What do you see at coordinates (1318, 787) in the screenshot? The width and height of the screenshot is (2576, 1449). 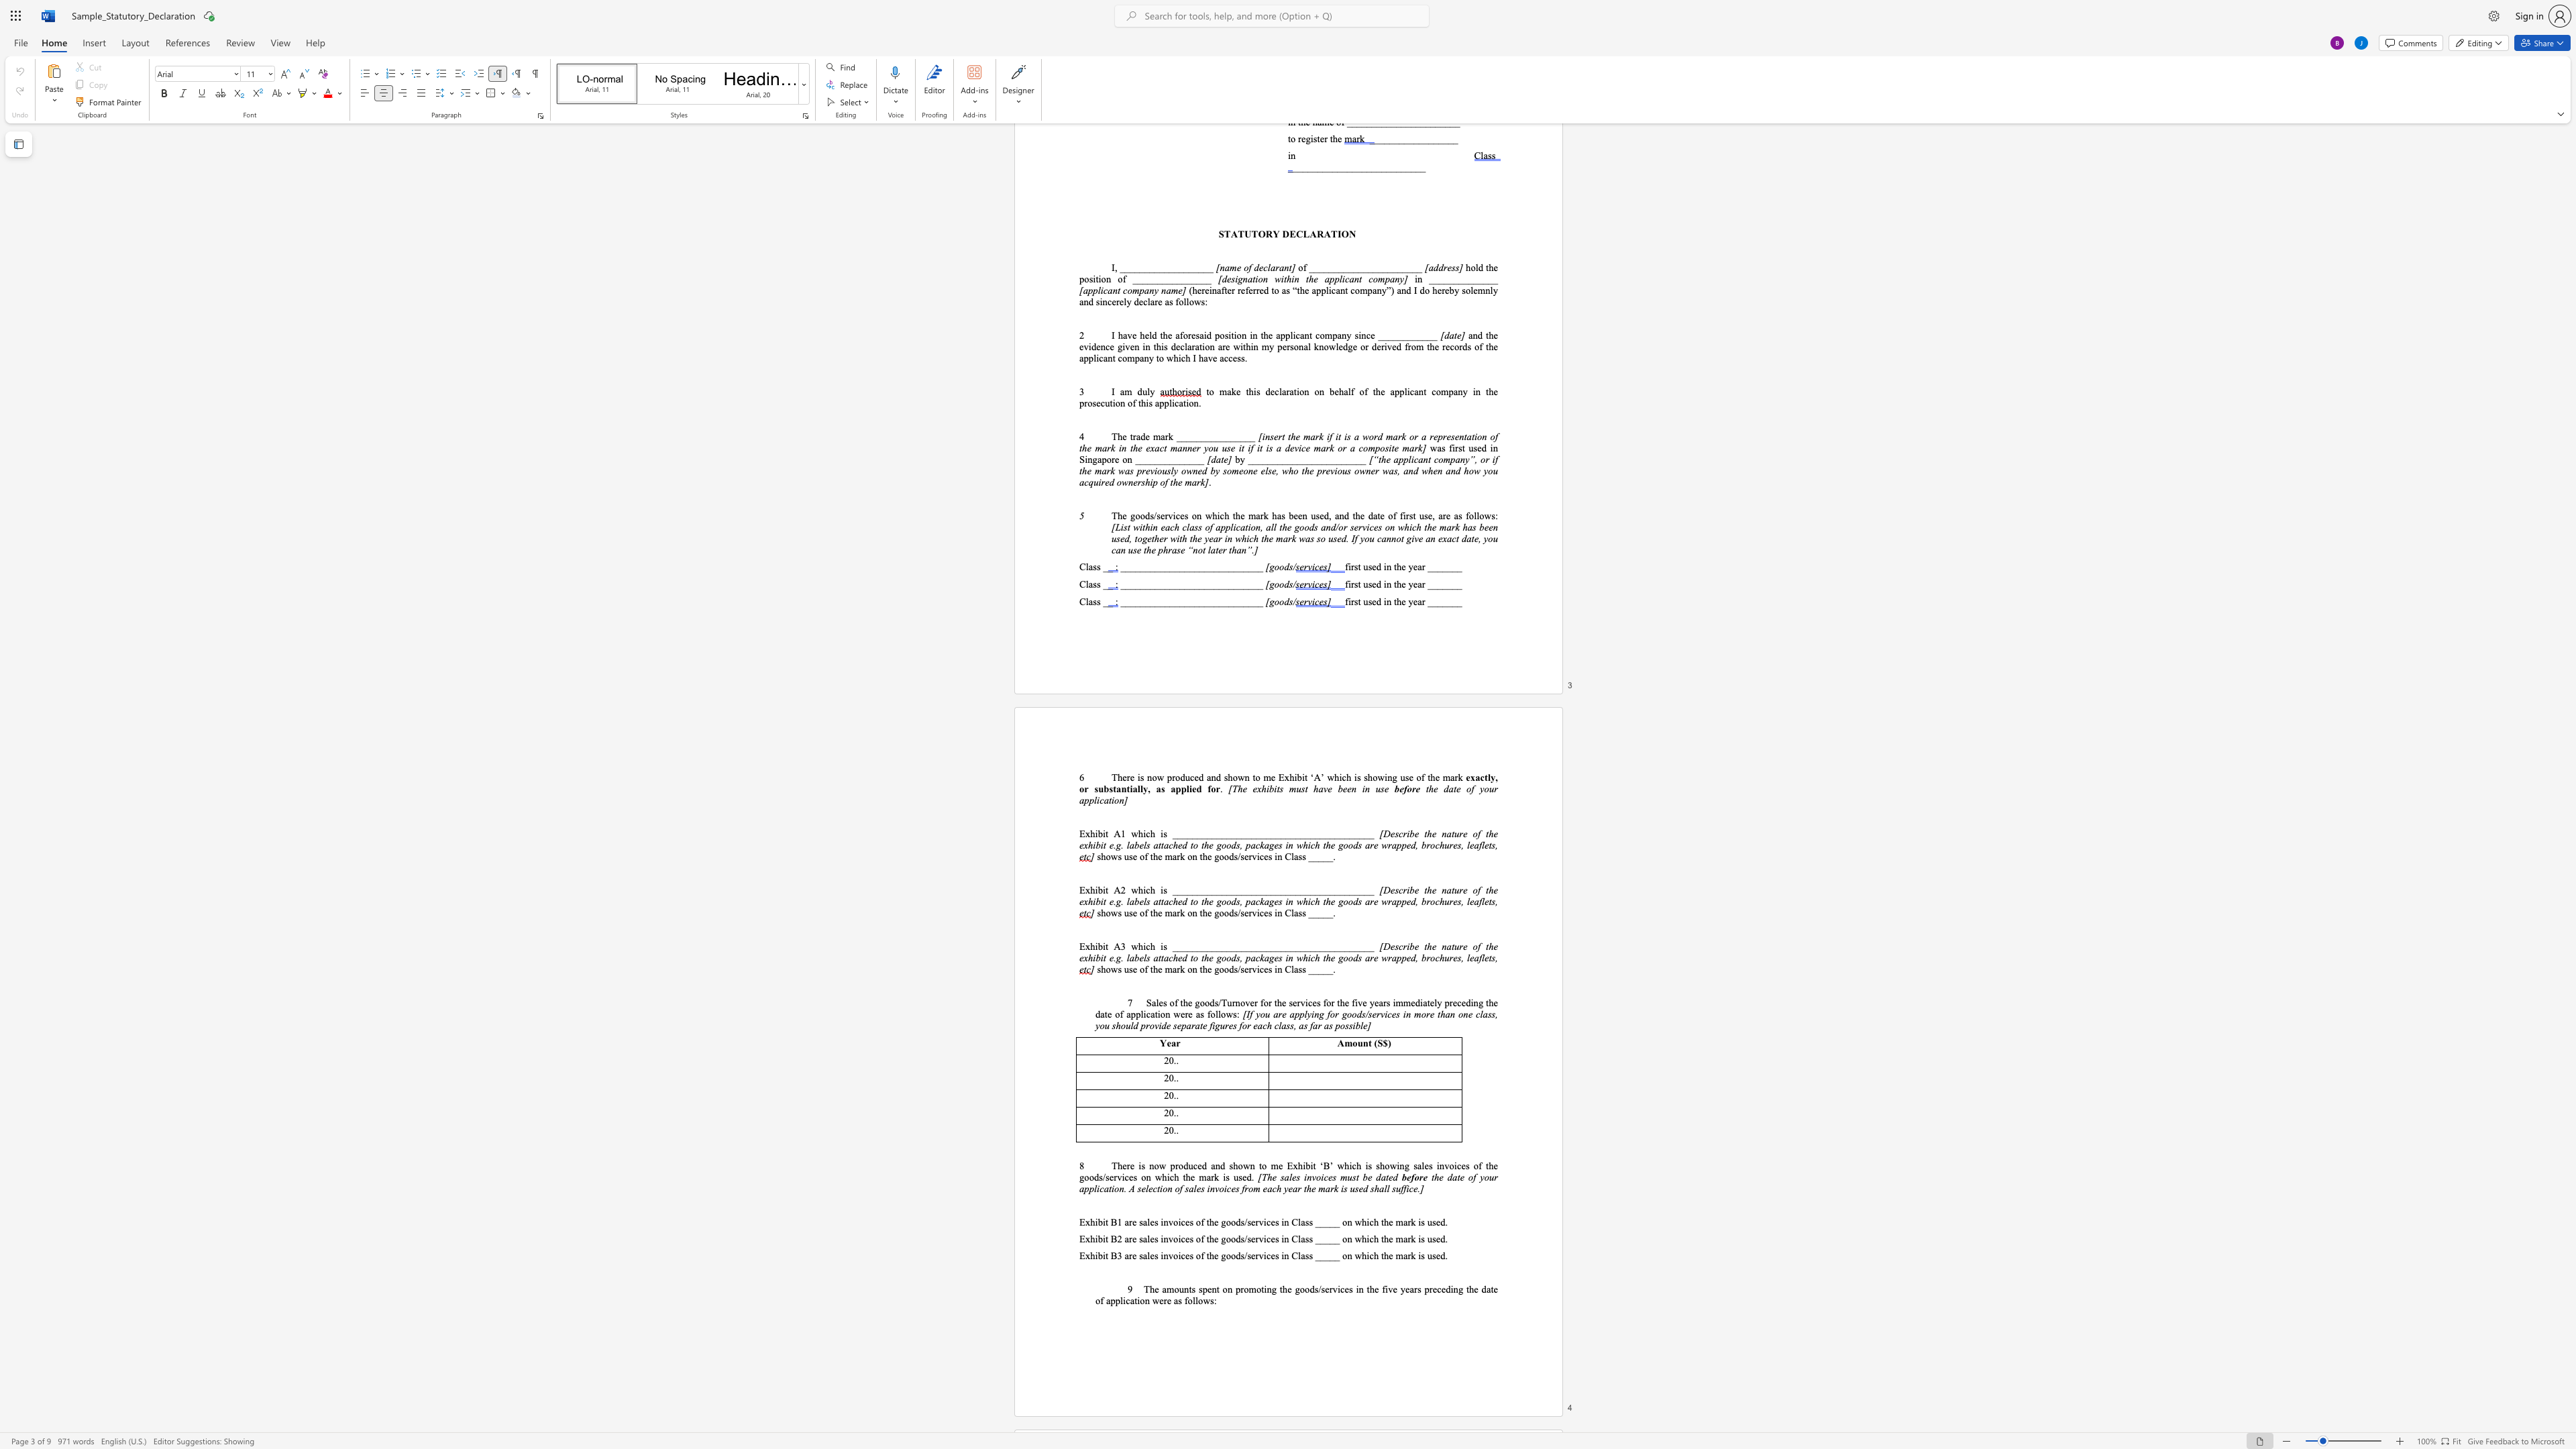 I see `the subset text "ave been in use" within the text "[The exhibits must have been in use"` at bounding box center [1318, 787].